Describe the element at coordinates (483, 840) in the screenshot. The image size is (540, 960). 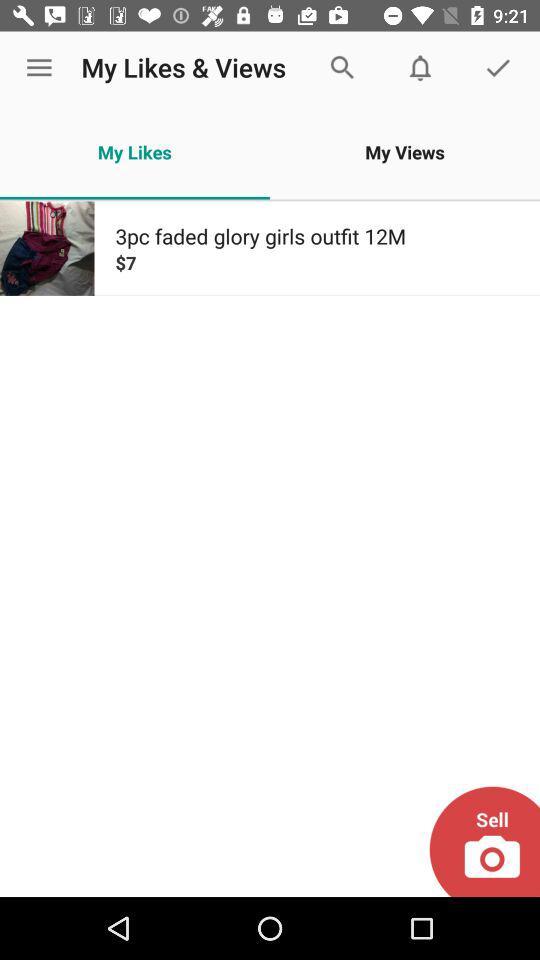
I see `icon at the bottom right corner` at that location.